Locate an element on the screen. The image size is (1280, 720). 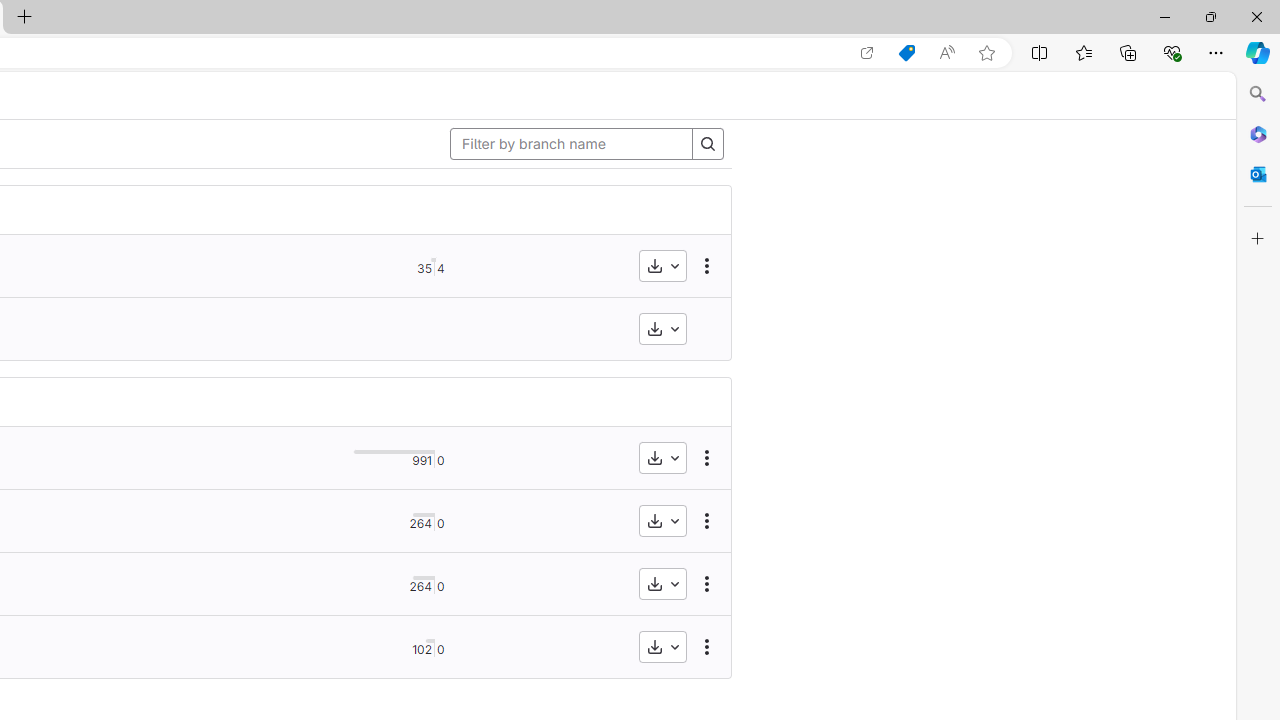
'Open in app' is located at coordinates (867, 52).